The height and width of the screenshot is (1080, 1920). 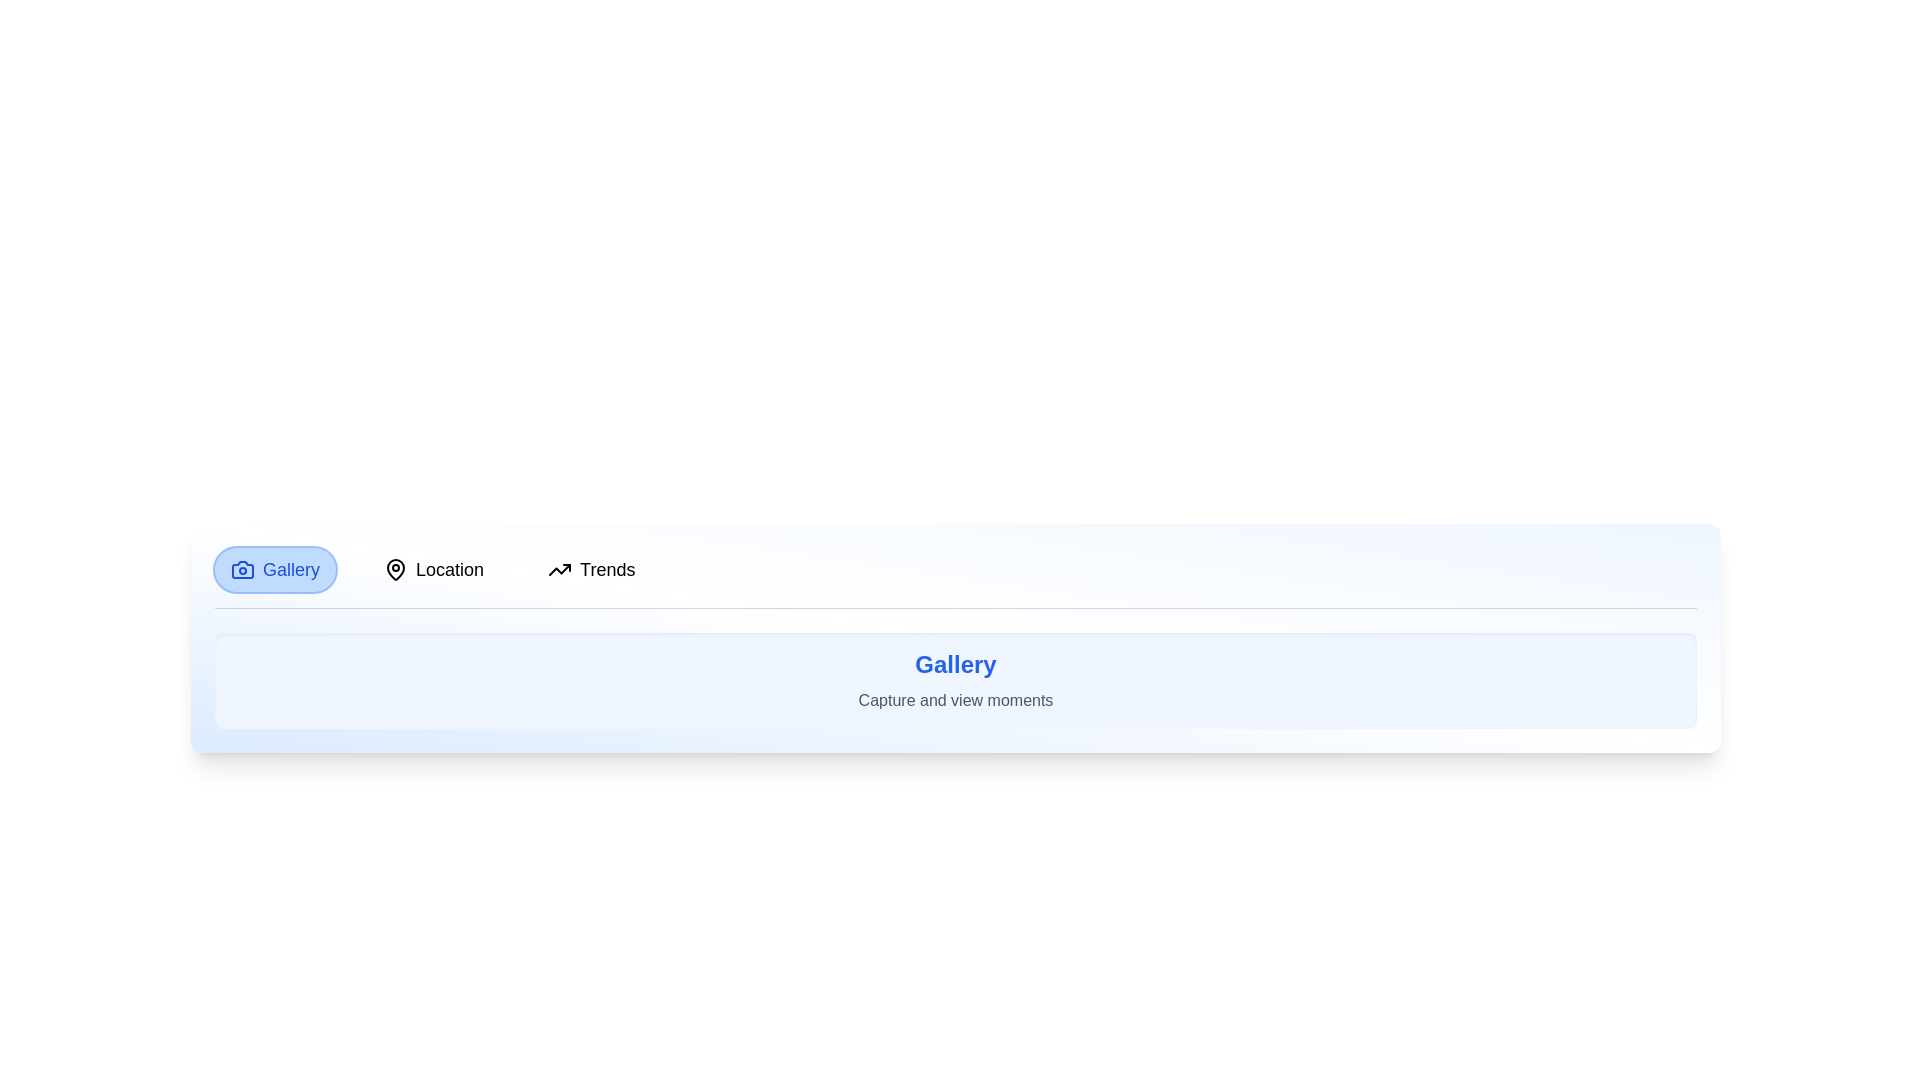 I want to click on the Trends tab, so click(x=589, y=570).